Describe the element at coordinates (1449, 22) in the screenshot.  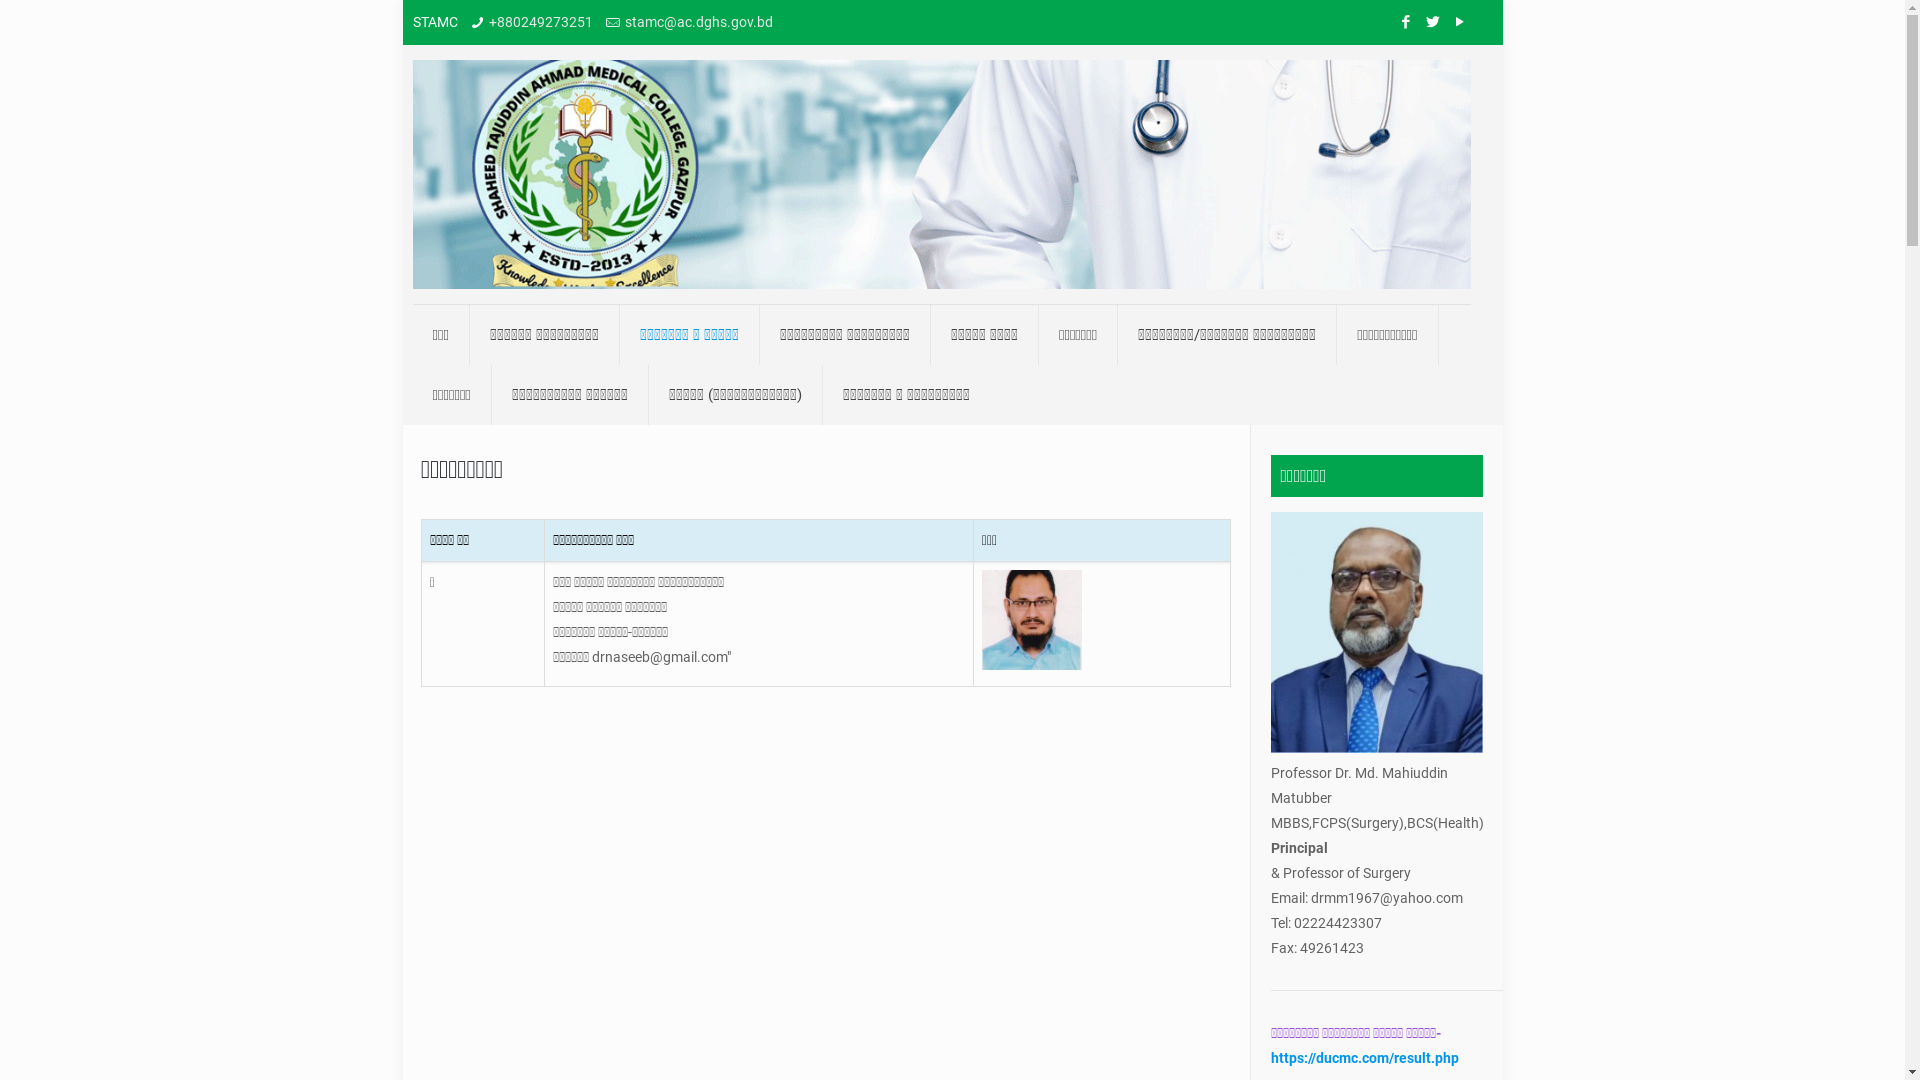
I see `'YouTube'` at that location.